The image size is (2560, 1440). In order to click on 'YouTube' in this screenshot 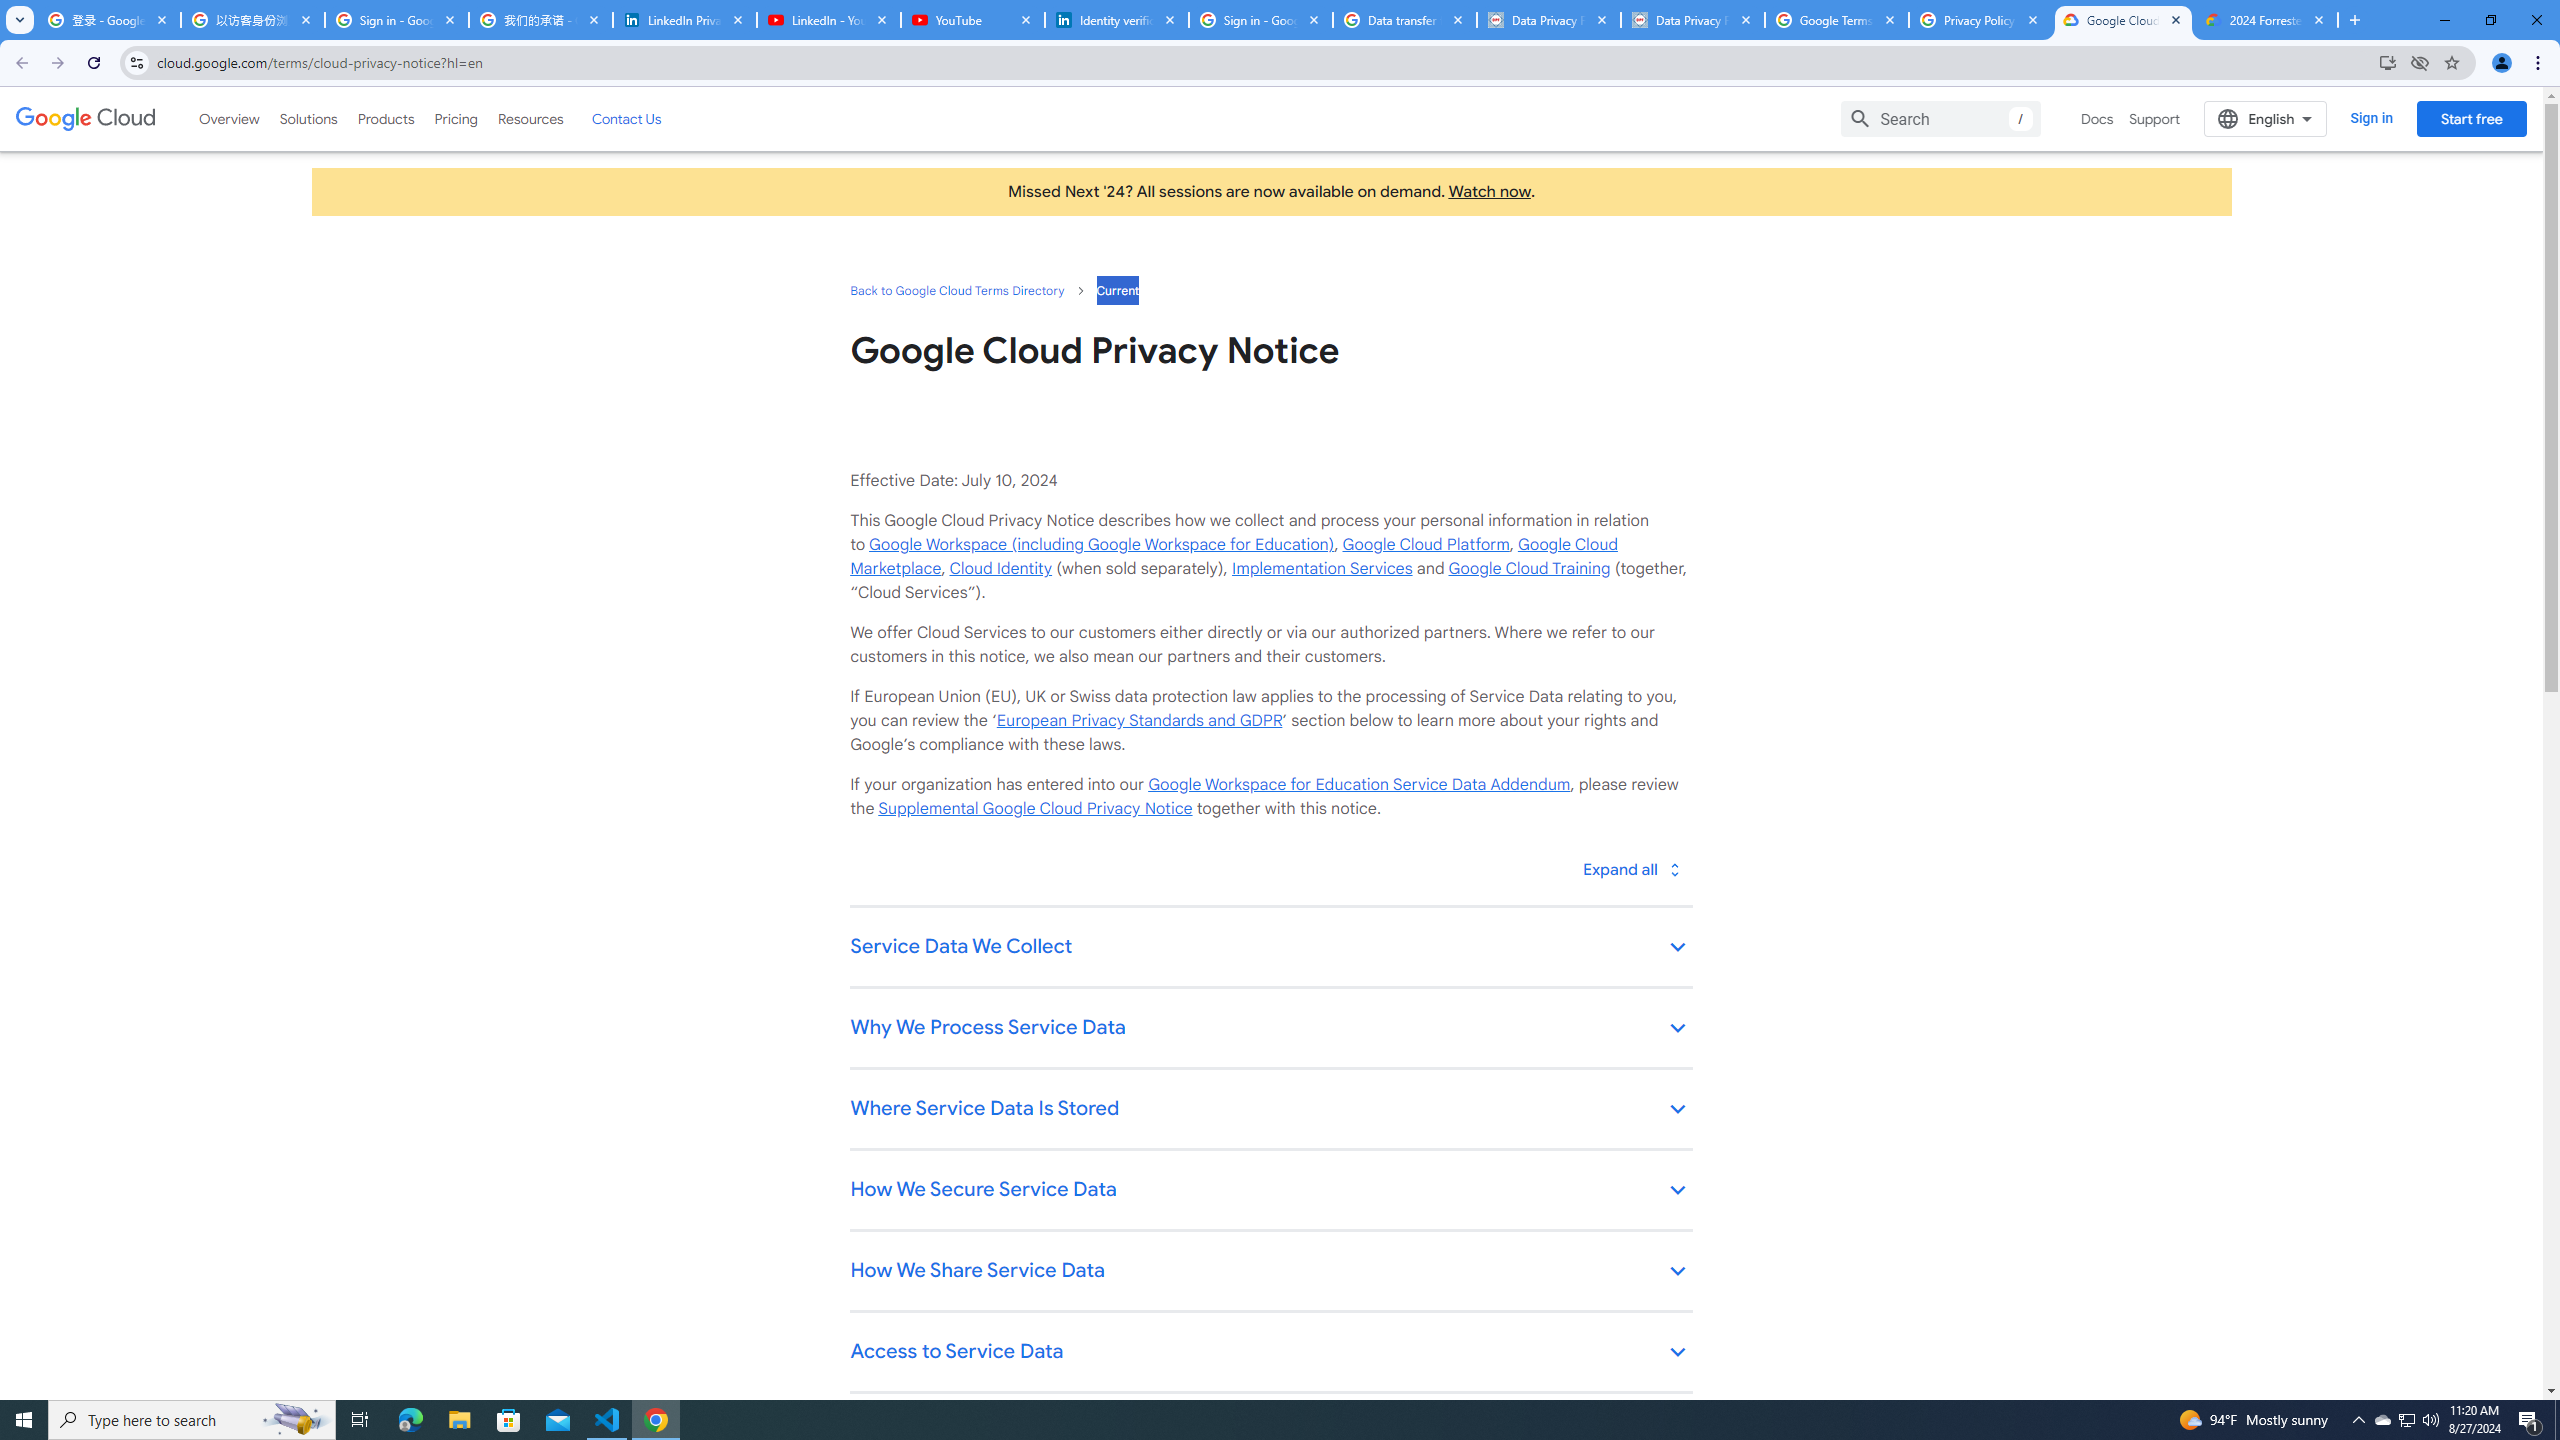, I will do `click(971, 19)`.